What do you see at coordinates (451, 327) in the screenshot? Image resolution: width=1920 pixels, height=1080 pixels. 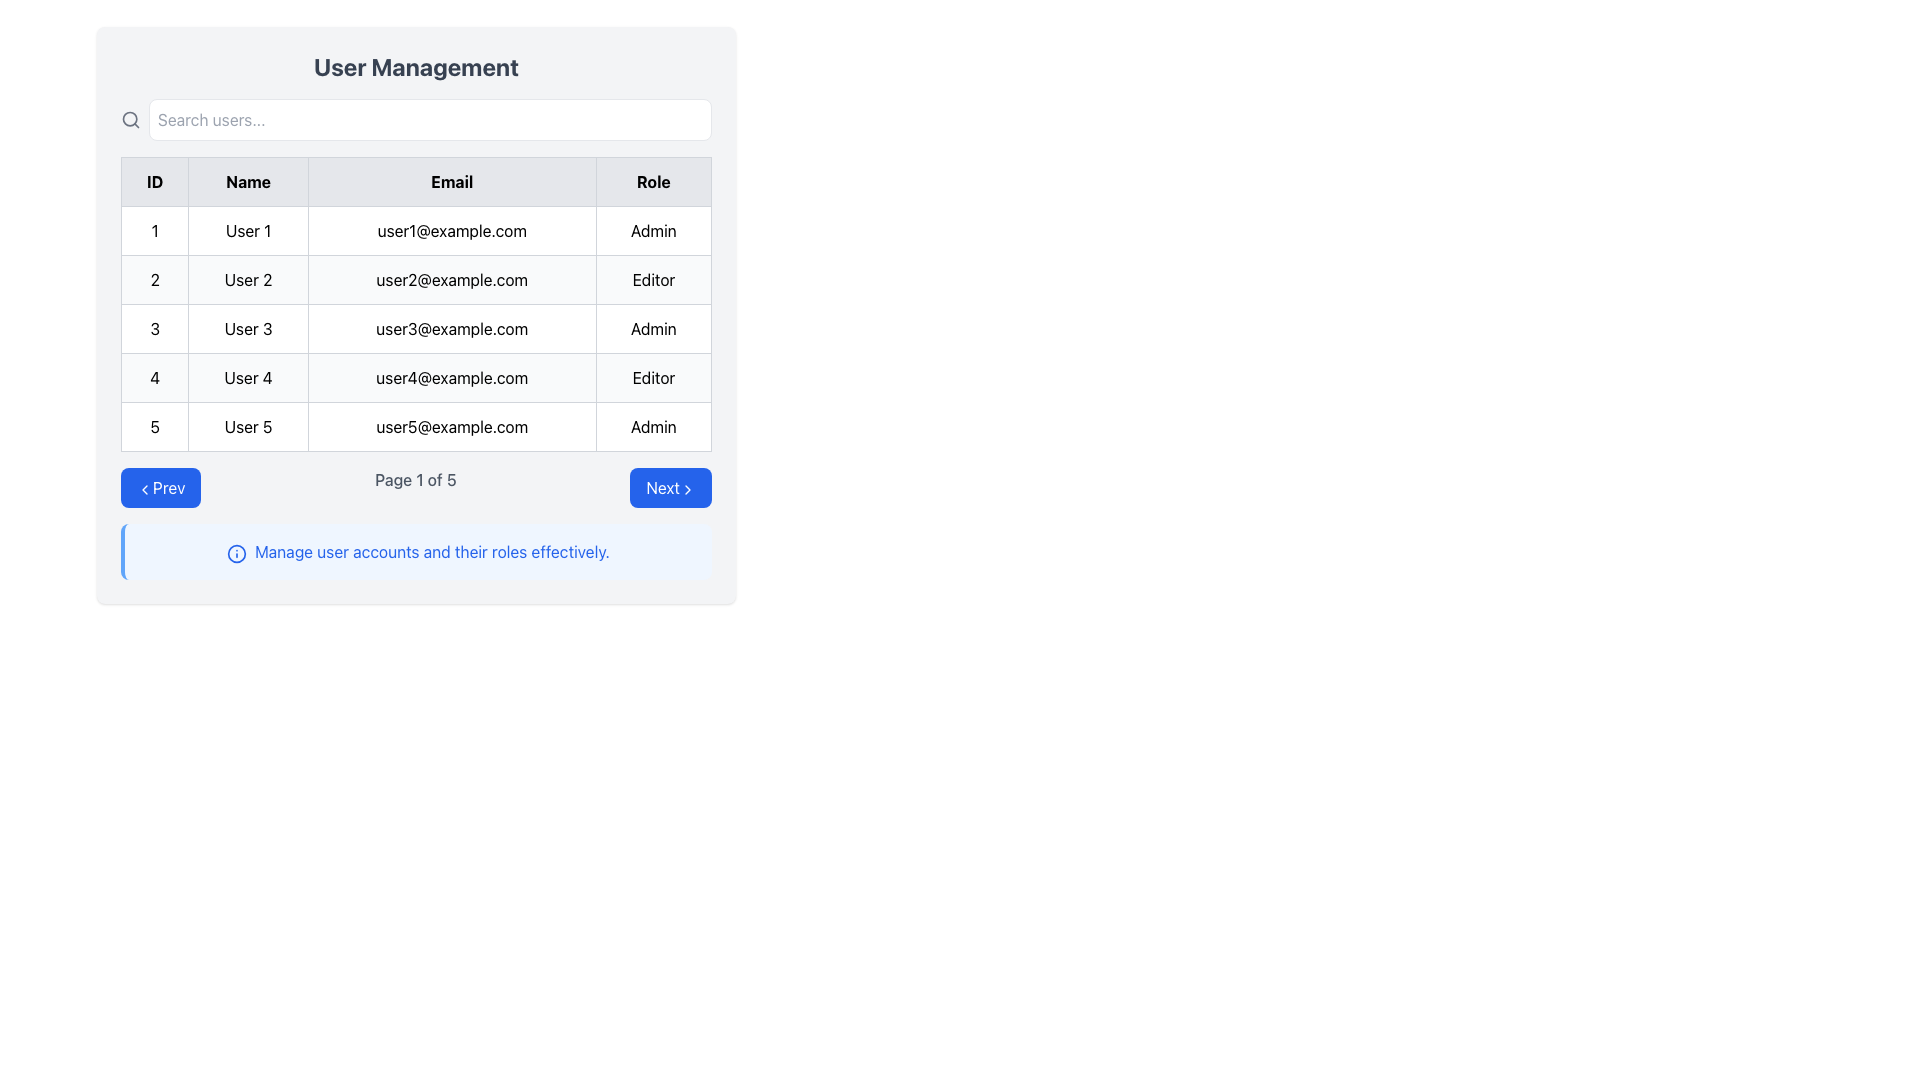 I see `the static text label displaying the email address in the third row of the table under the 'Email' column, positioned between 'User 3' and 'Admin'` at bounding box center [451, 327].